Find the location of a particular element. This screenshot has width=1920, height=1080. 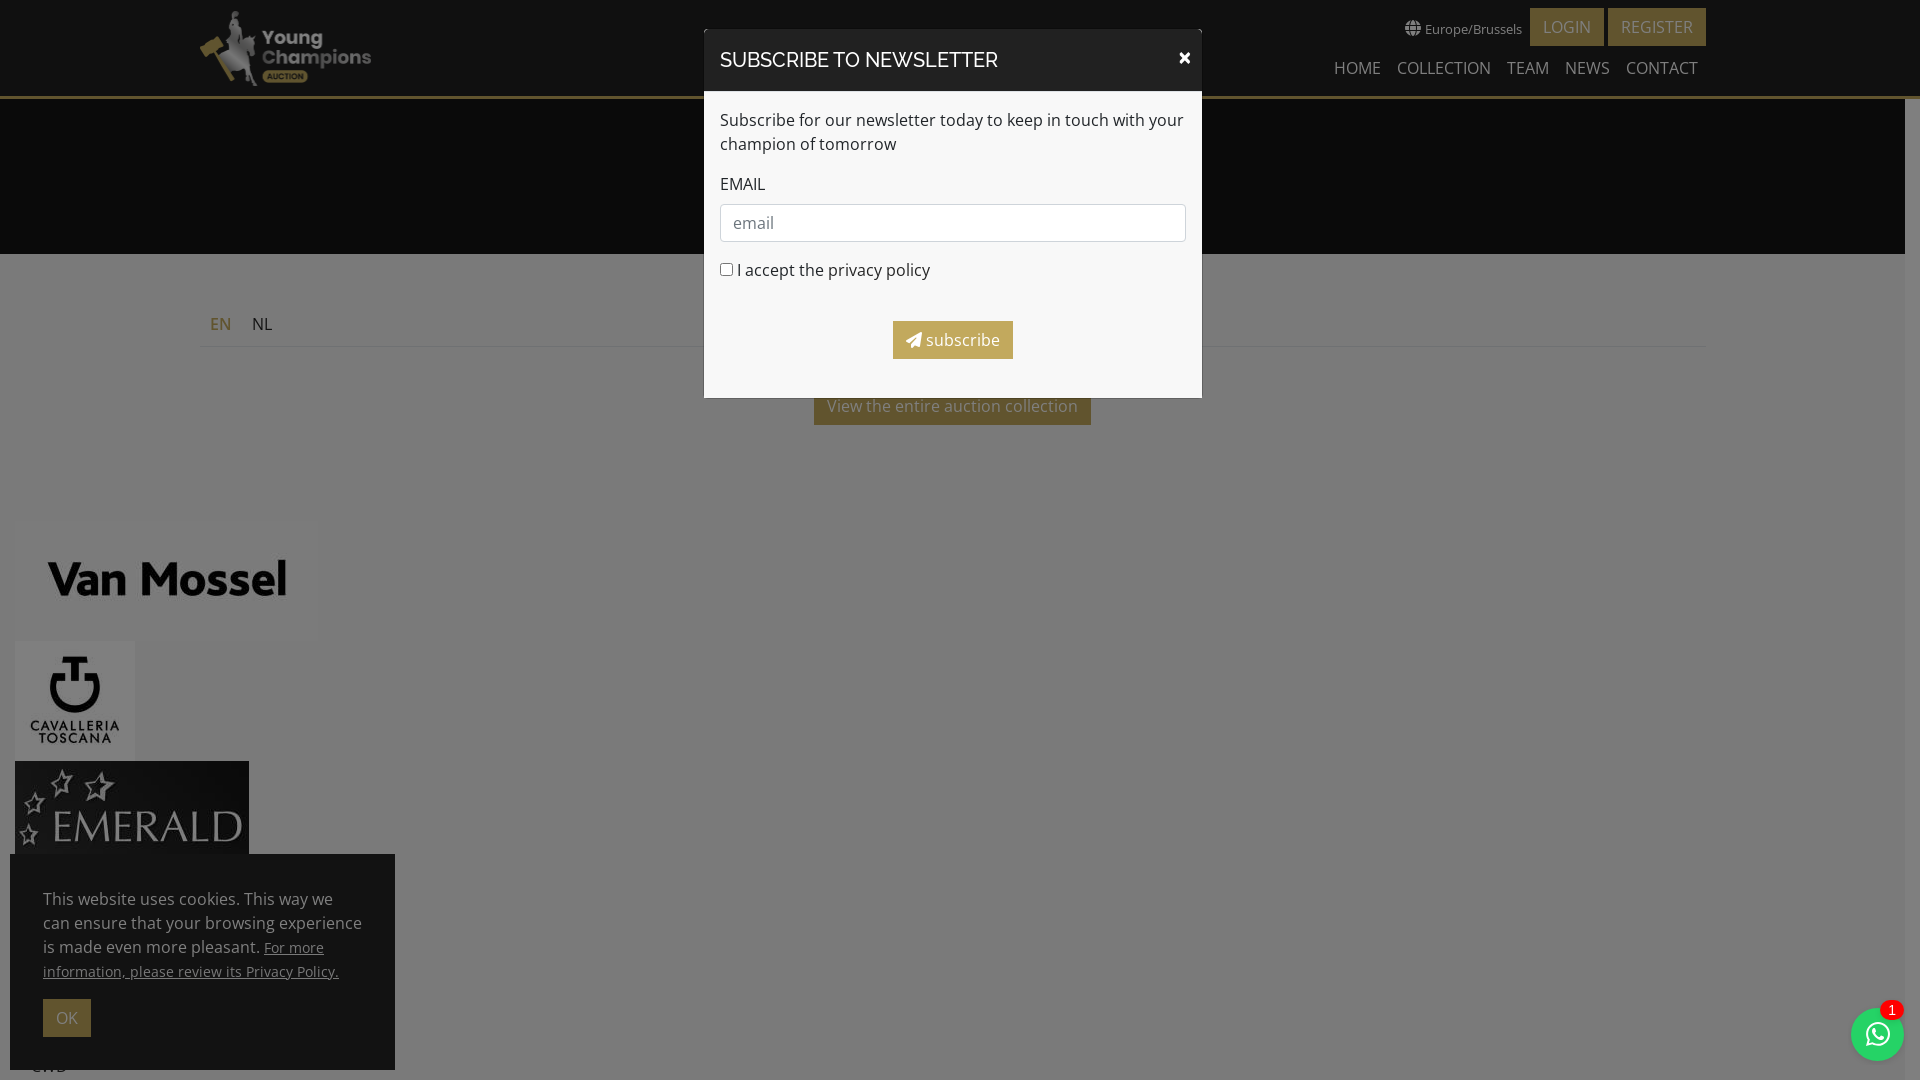

'NEWS' is located at coordinates (1585, 67).